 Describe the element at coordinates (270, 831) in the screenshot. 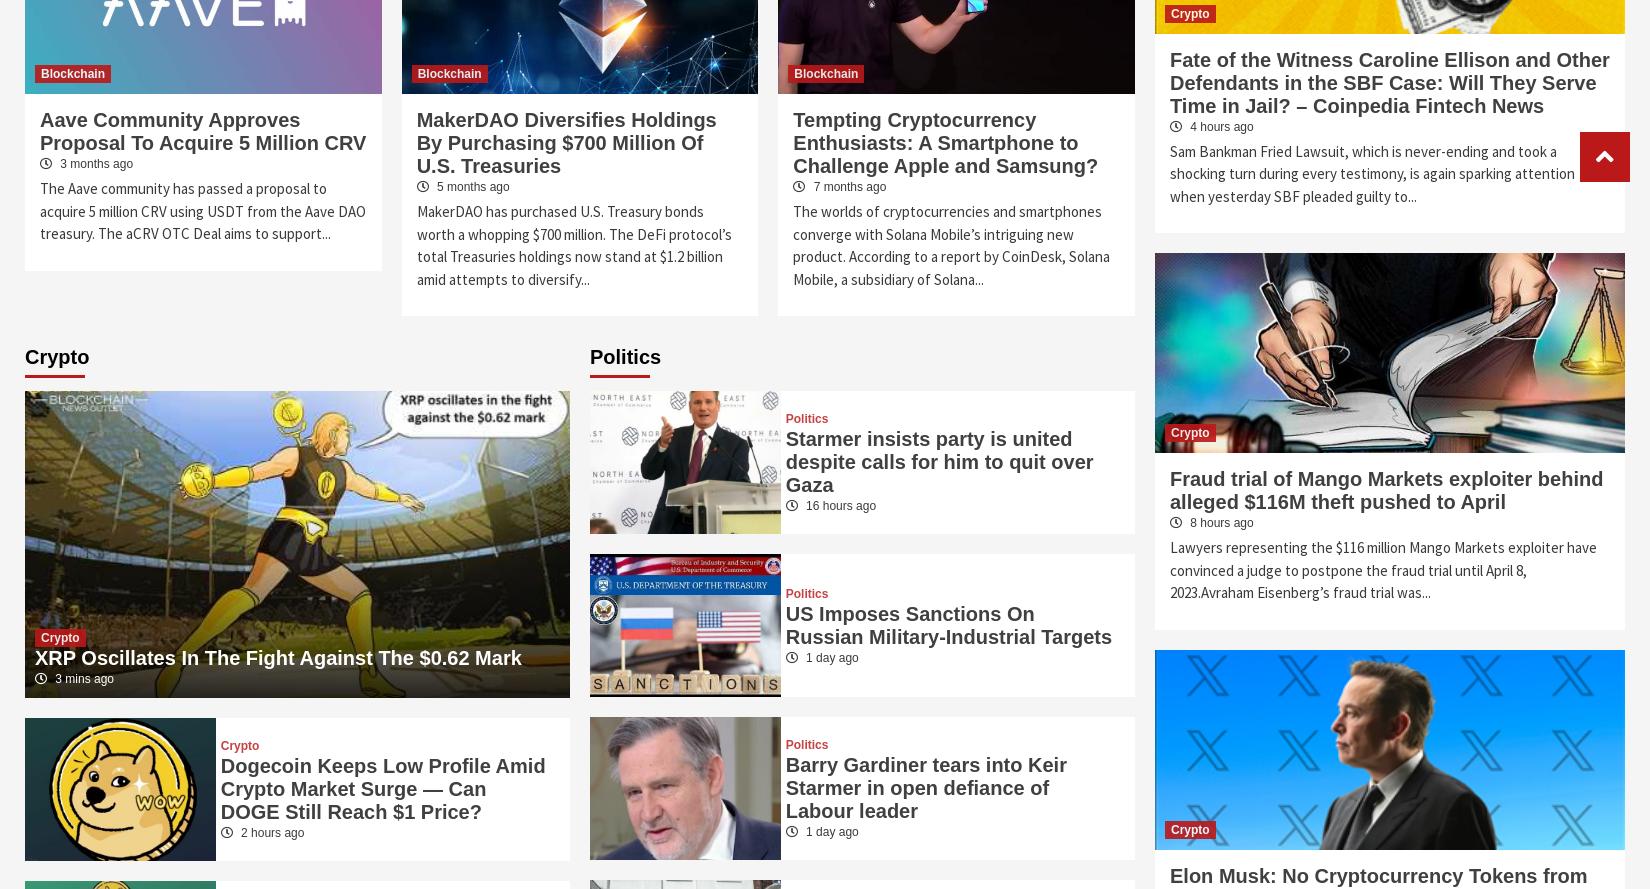

I see `'2 hours ago'` at that location.